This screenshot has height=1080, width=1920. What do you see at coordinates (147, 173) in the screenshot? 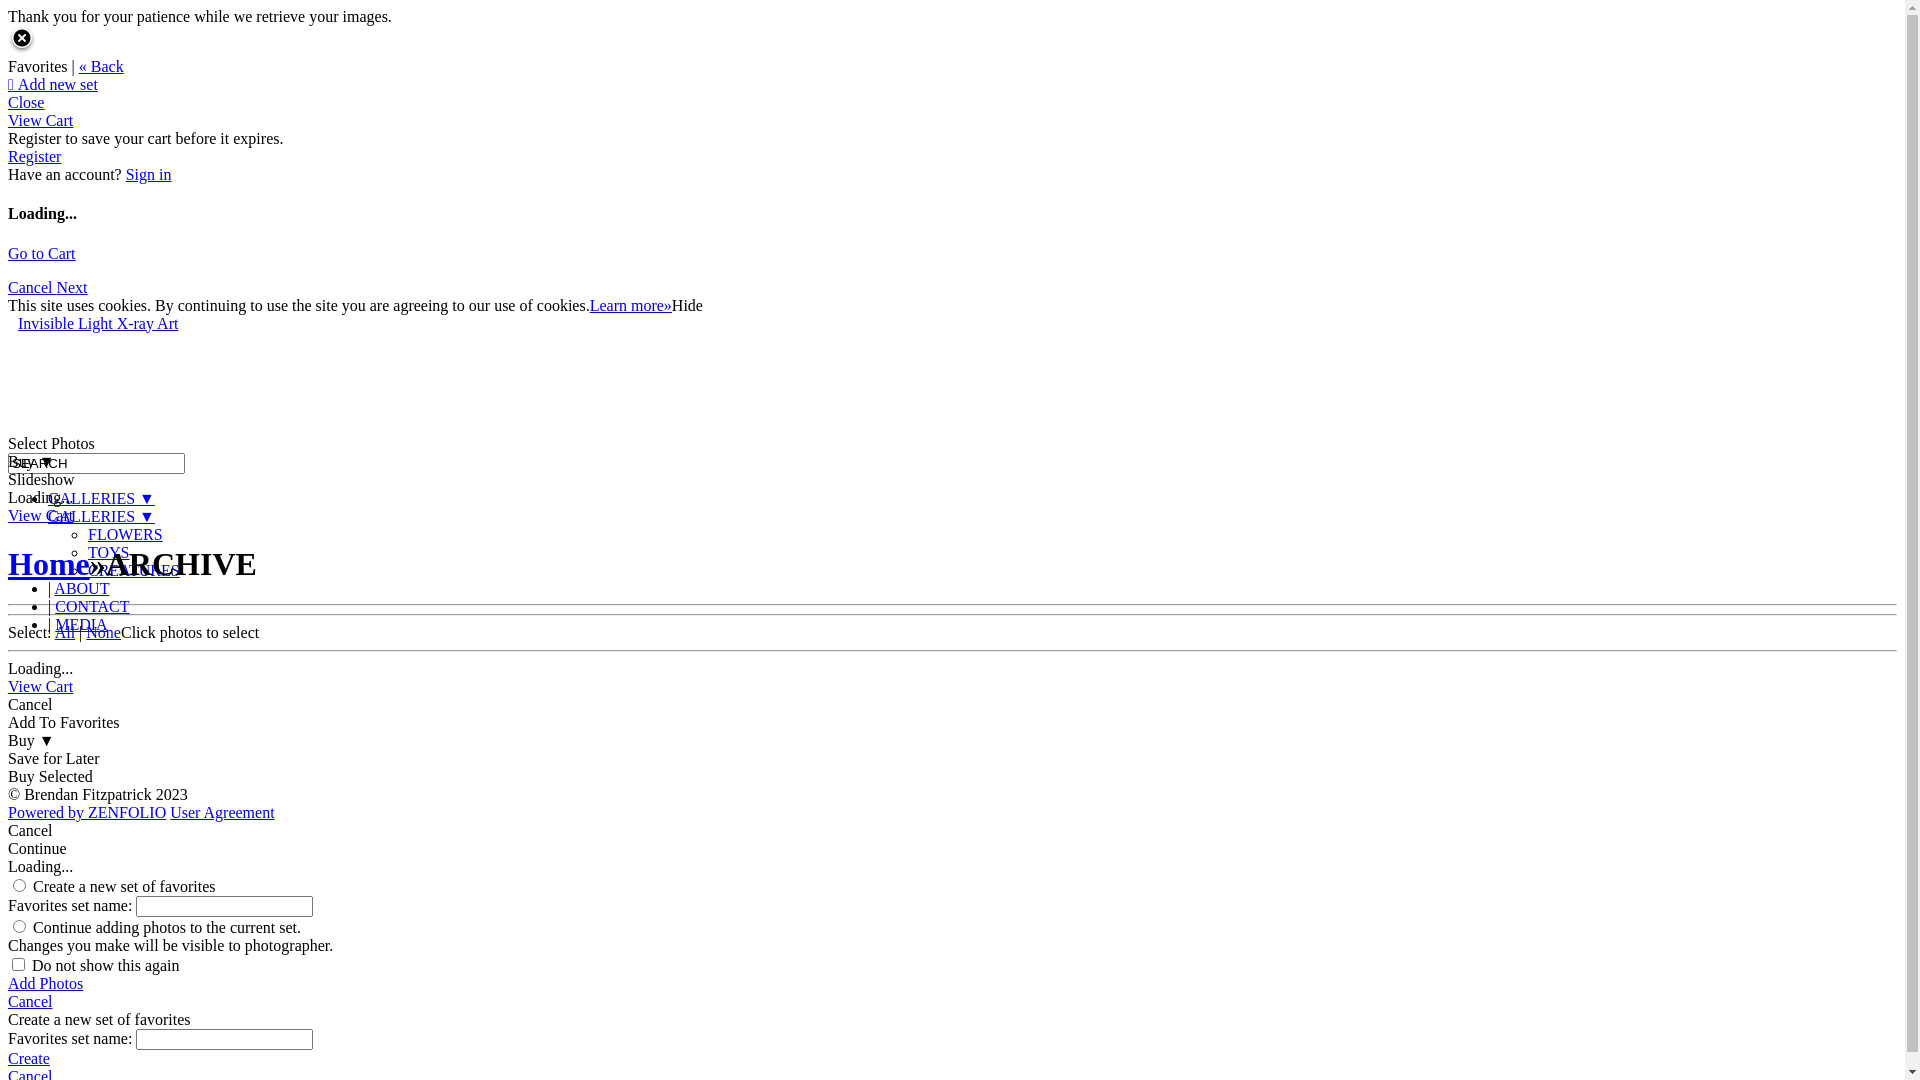
I see `'Sign in'` at bounding box center [147, 173].